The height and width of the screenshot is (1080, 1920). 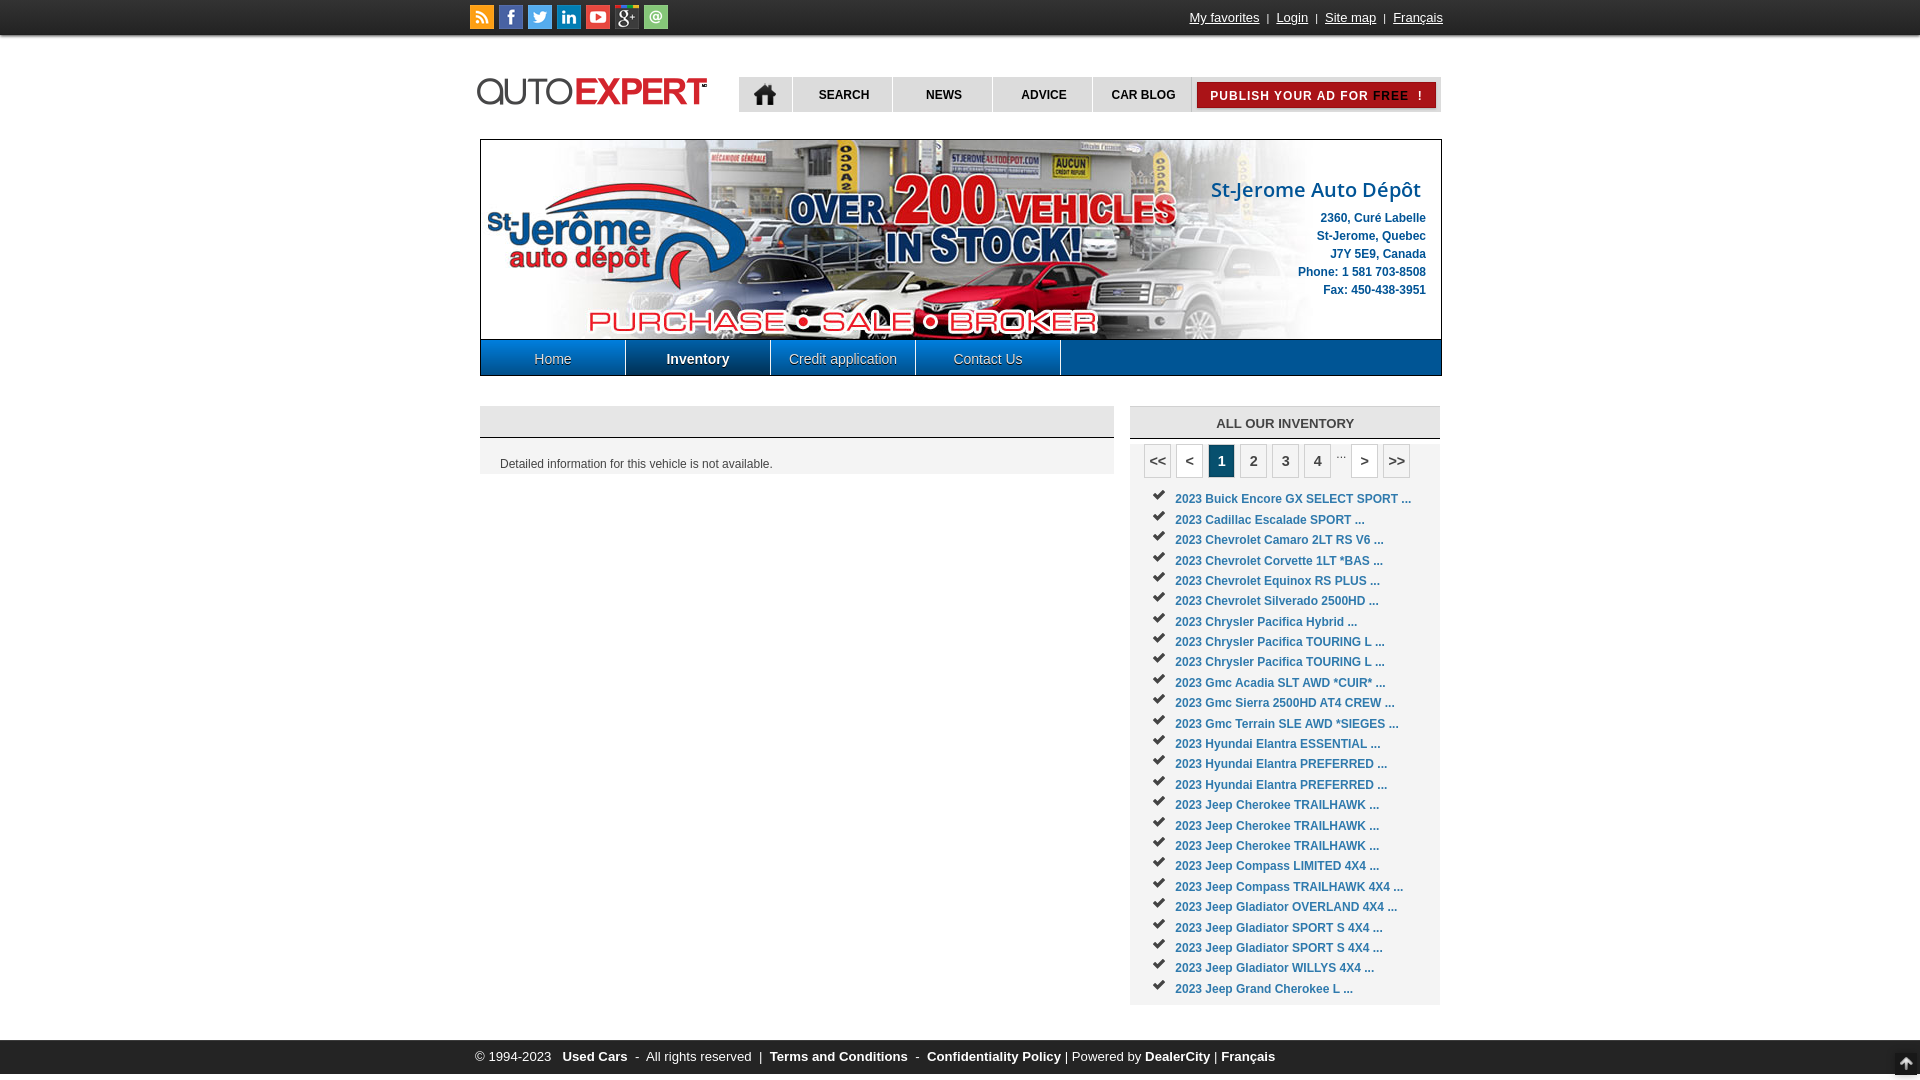 What do you see at coordinates (1276, 744) in the screenshot?
I see `'2023 Hyundai Elantra ESSENTIAL ...'` at bounding box center [1276, 744].